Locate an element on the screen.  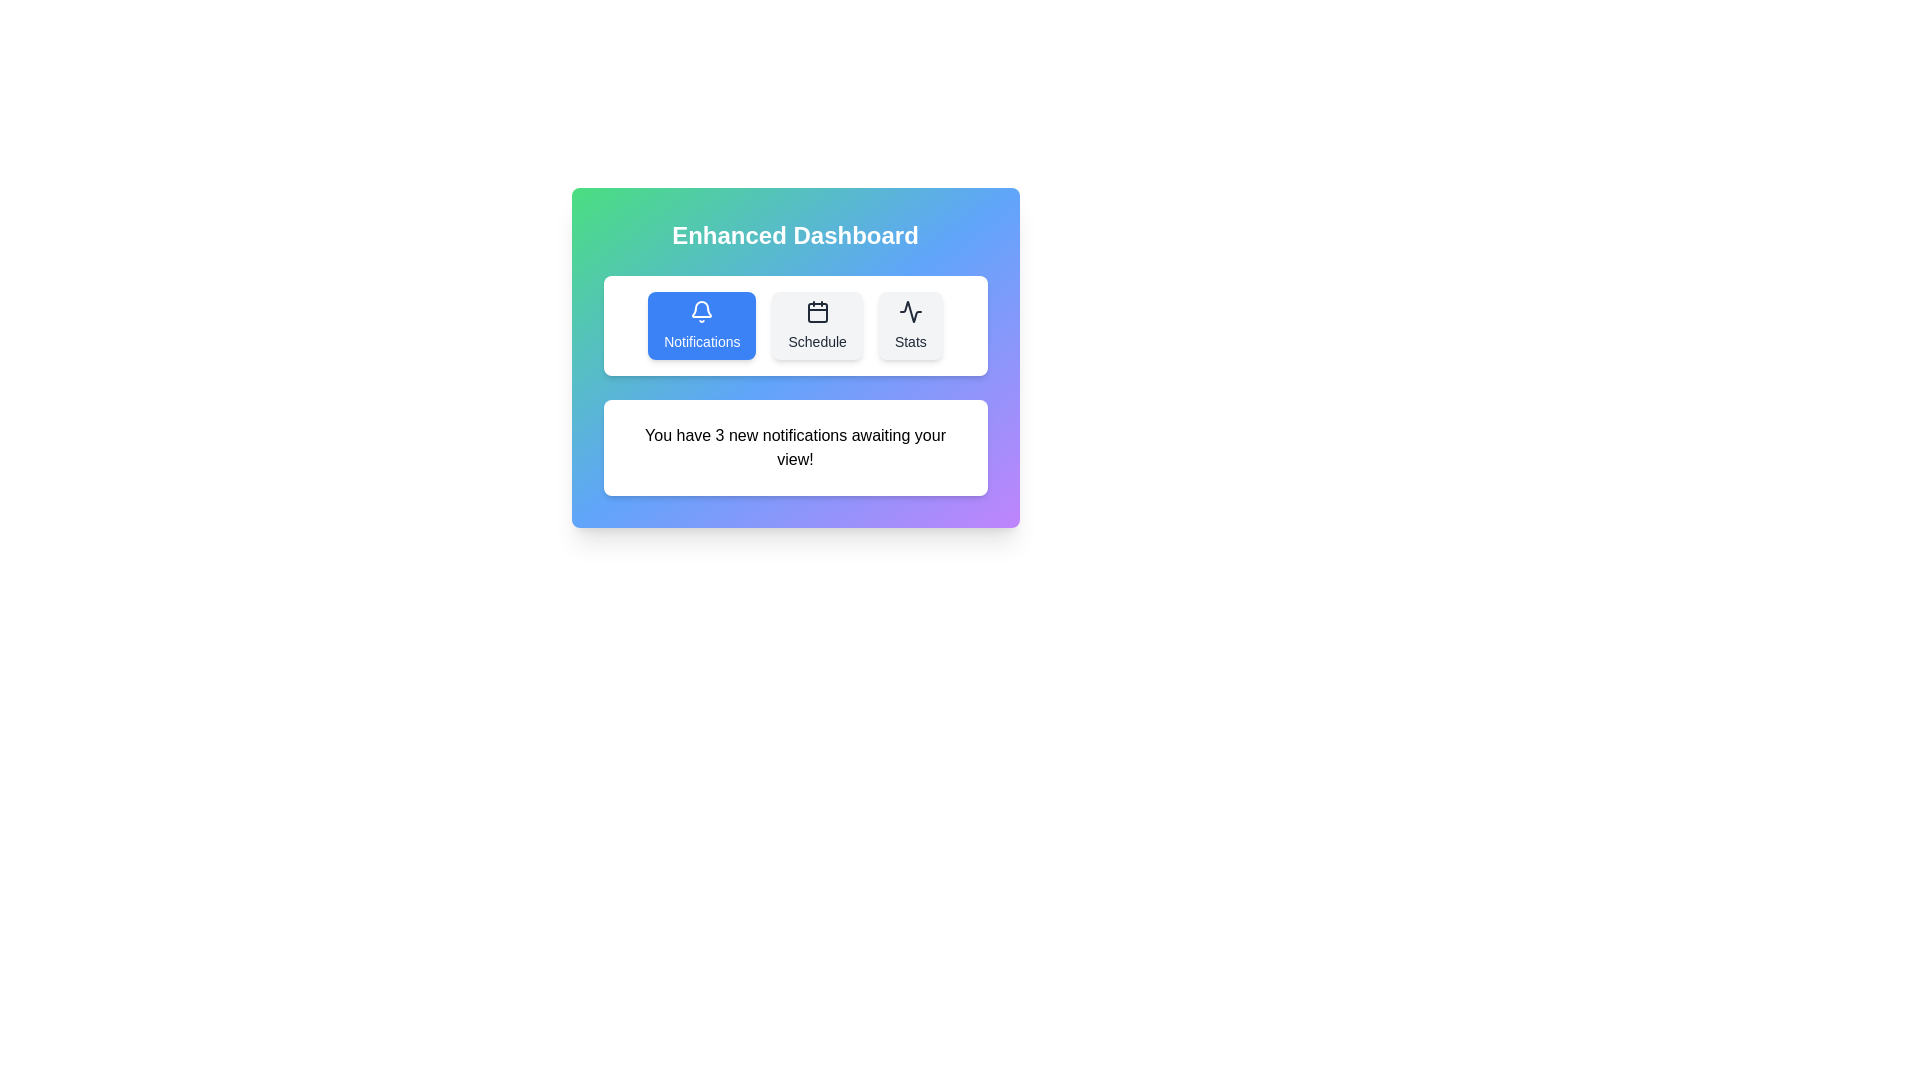
the 'Stats' card by clicking on the Vector icon that represents it, located at the center of the card is located at coordinates (909, 312).